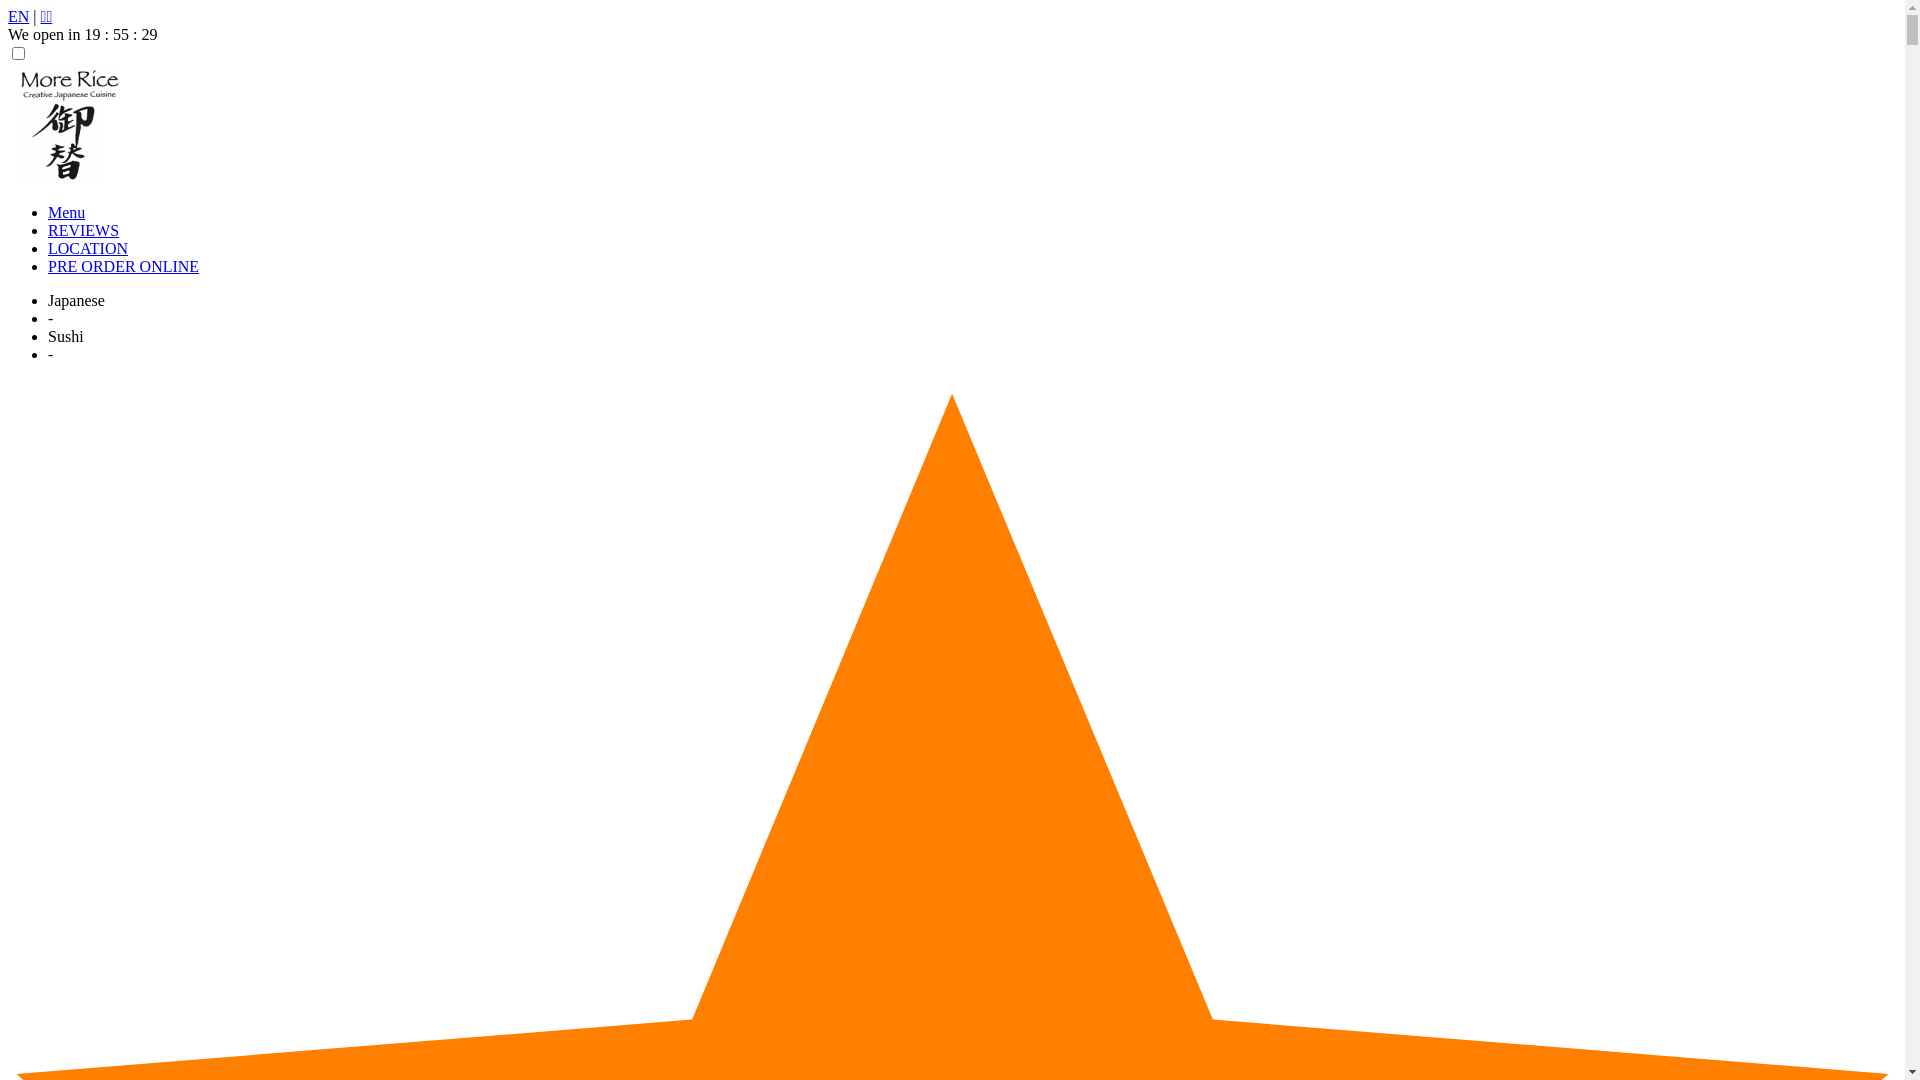  What do you see at coordinates (86, 247) in the screenshot?
I see `'LOCATION'` at bounding box center [86, 247].